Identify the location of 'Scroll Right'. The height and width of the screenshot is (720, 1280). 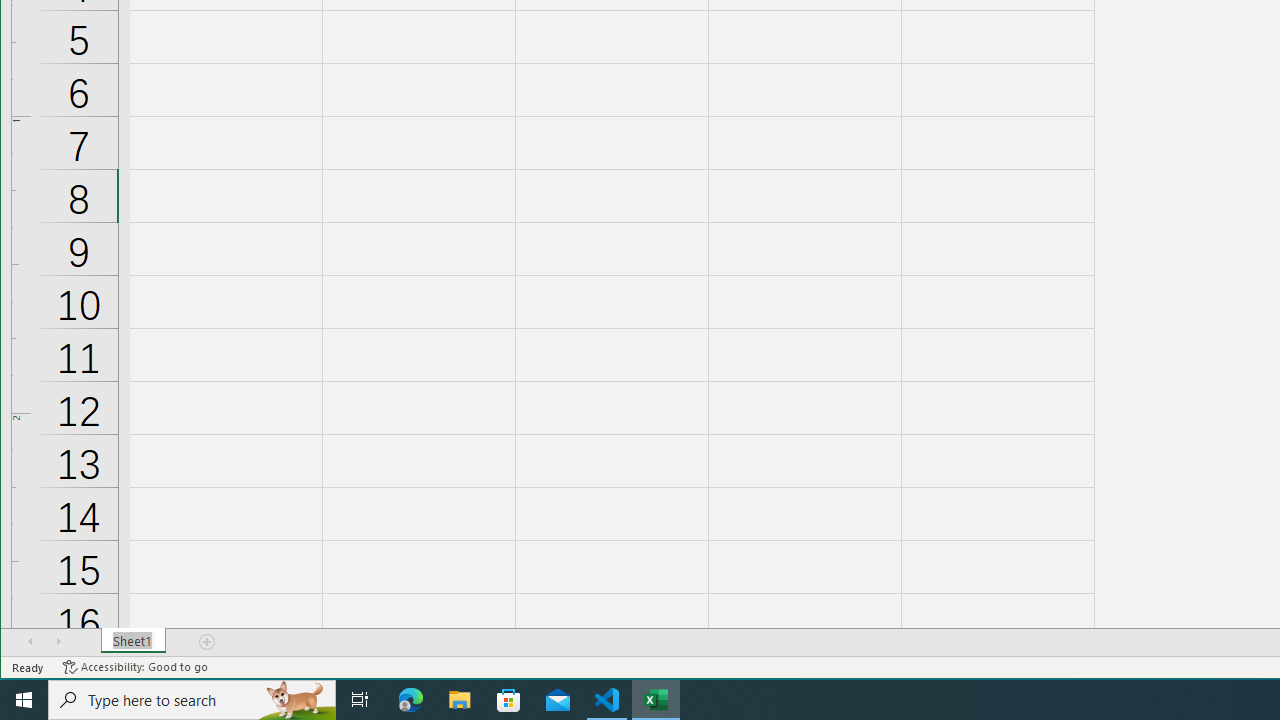
(58, 641).